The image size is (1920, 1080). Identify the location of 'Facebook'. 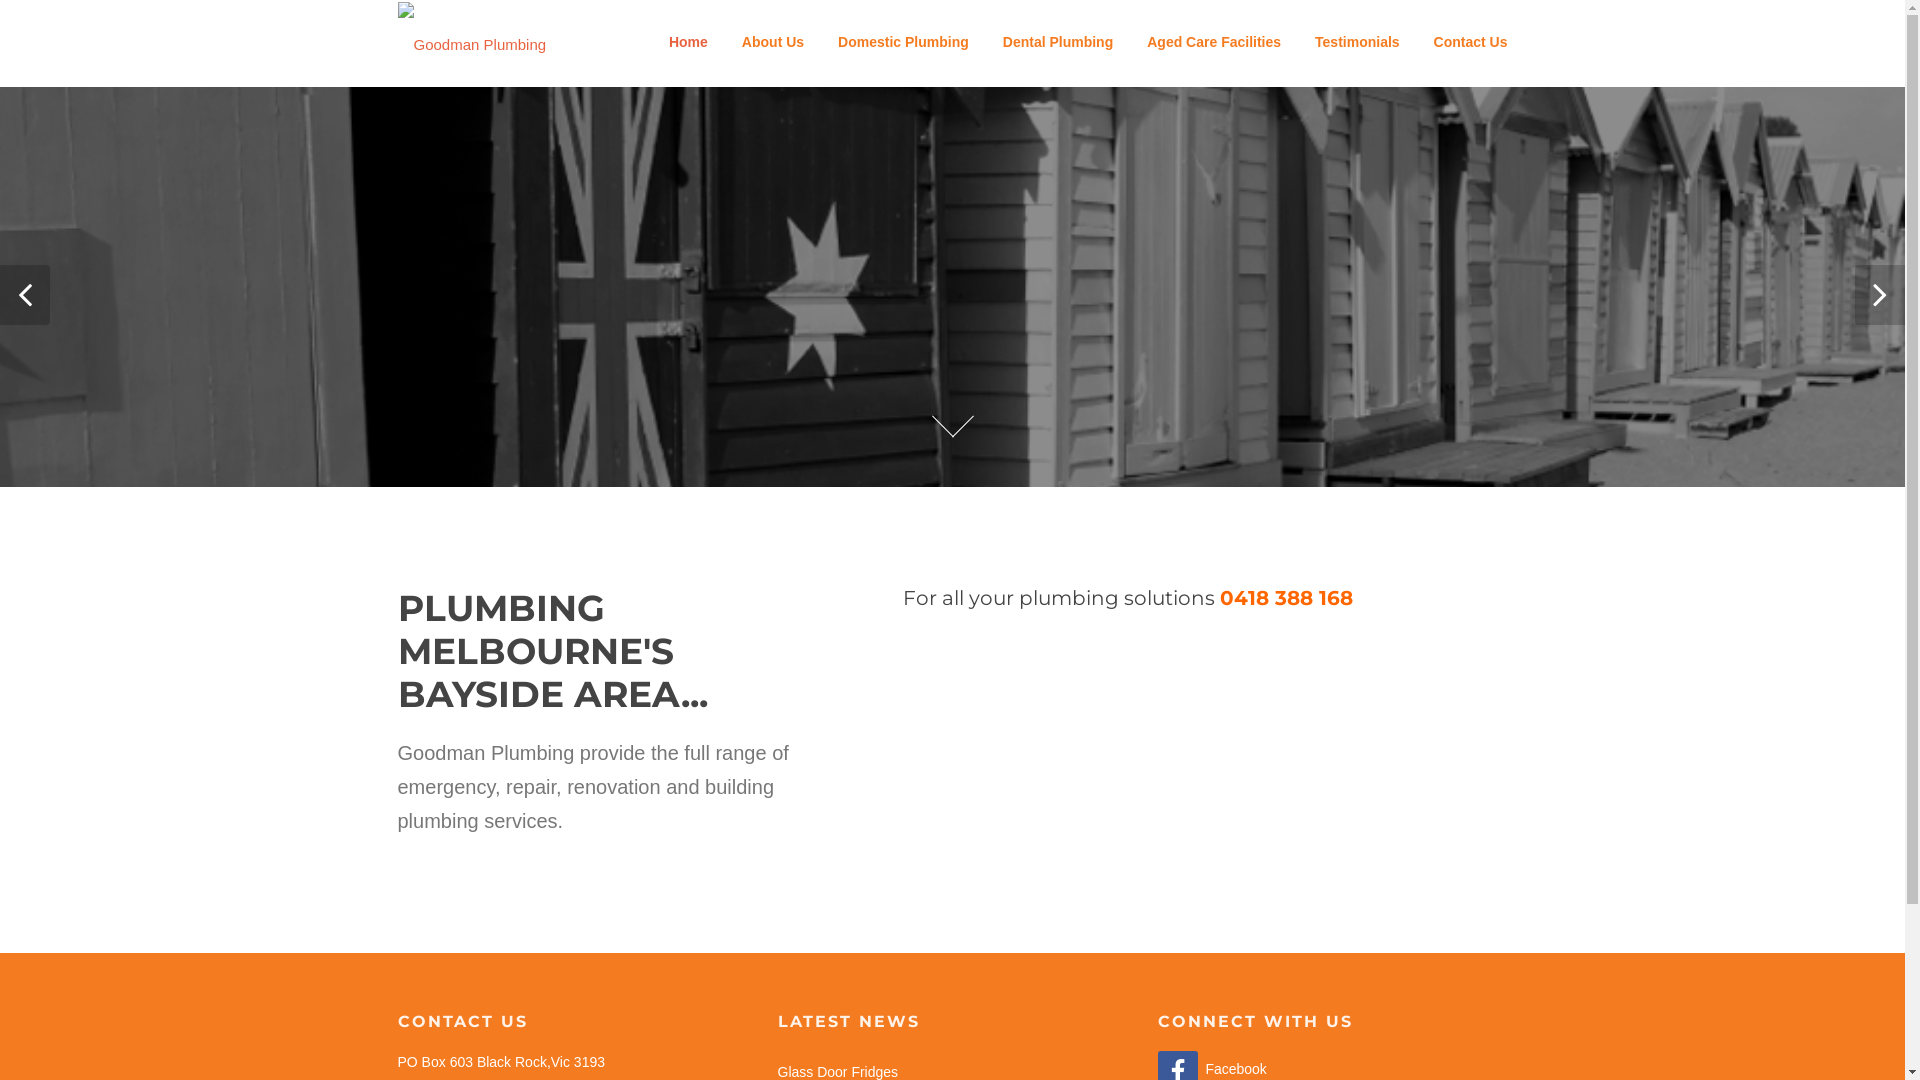
(1211, 1067).